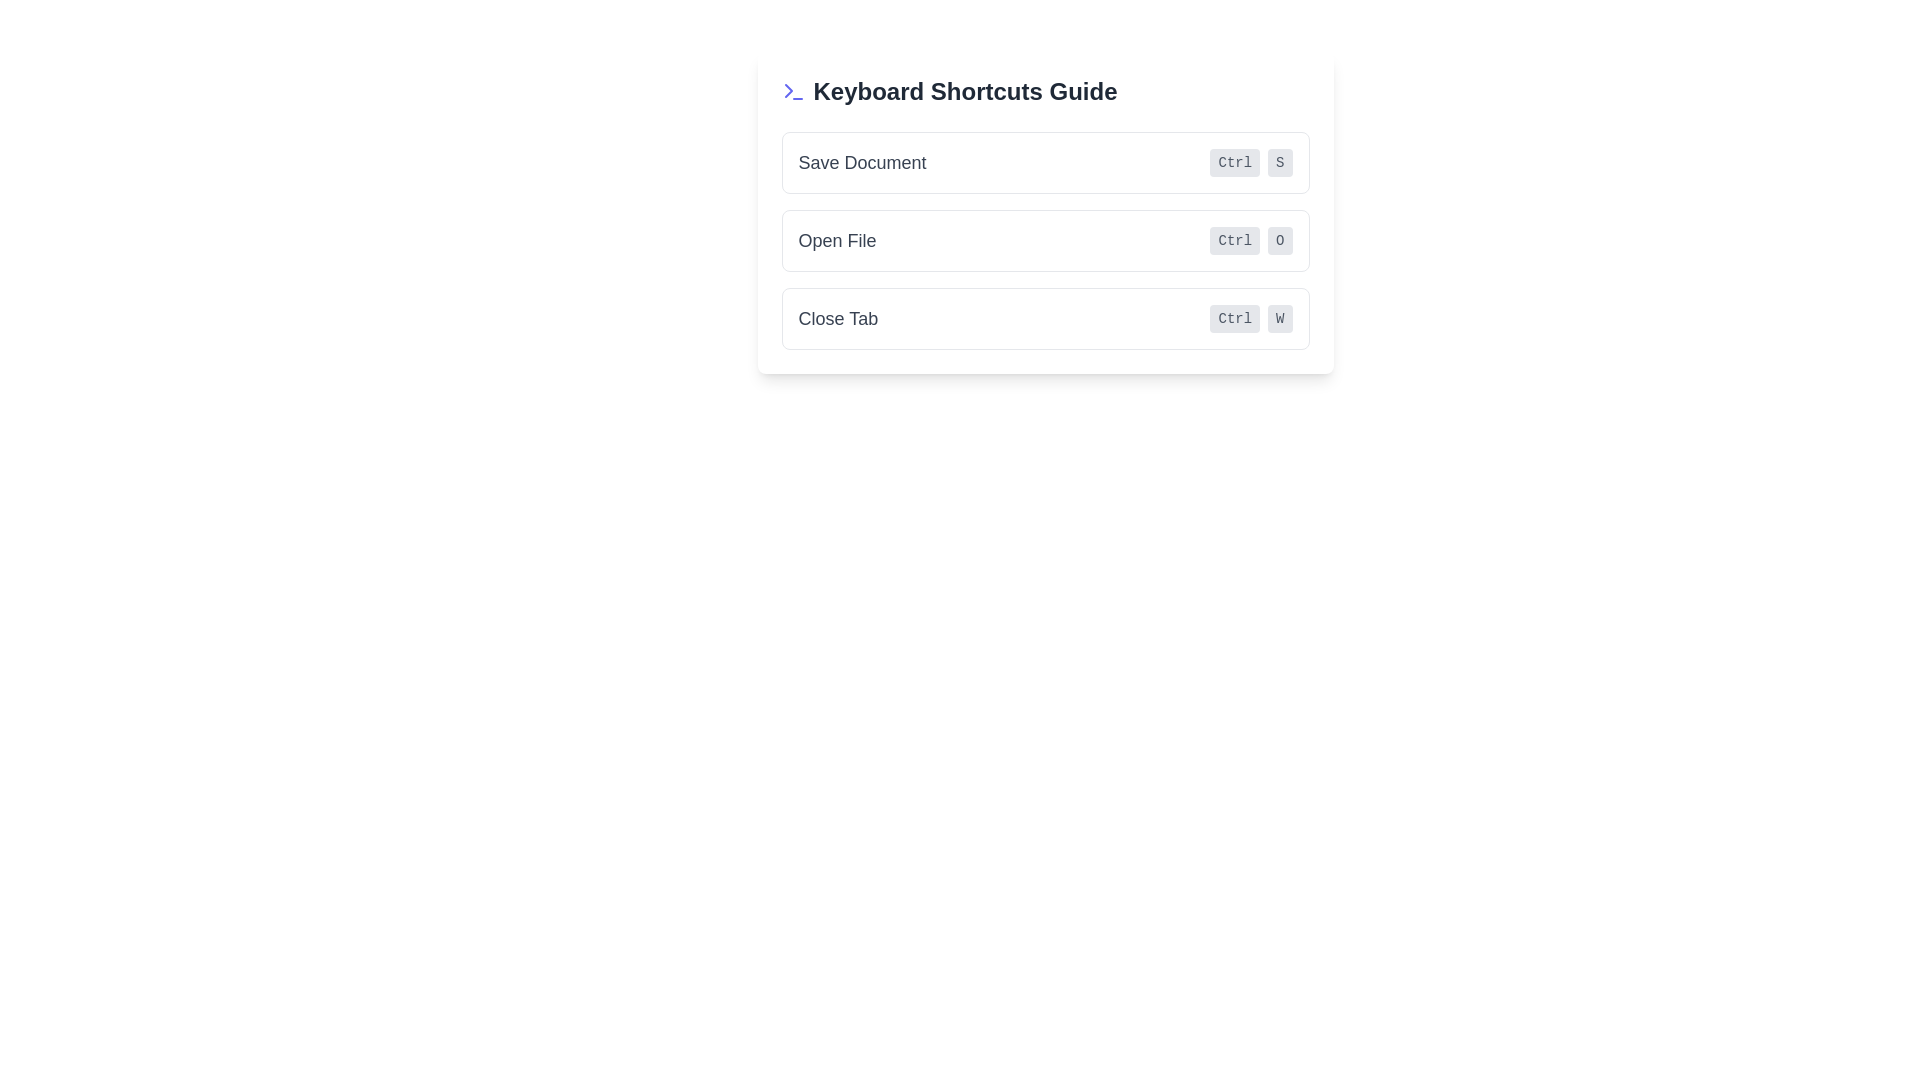  I want to click on the 'Open File' label, which displays the phrase in a medium-sized, bold, gray font and is the leftmost text in the second row of keyboard shortcuts, so click(837, 239).